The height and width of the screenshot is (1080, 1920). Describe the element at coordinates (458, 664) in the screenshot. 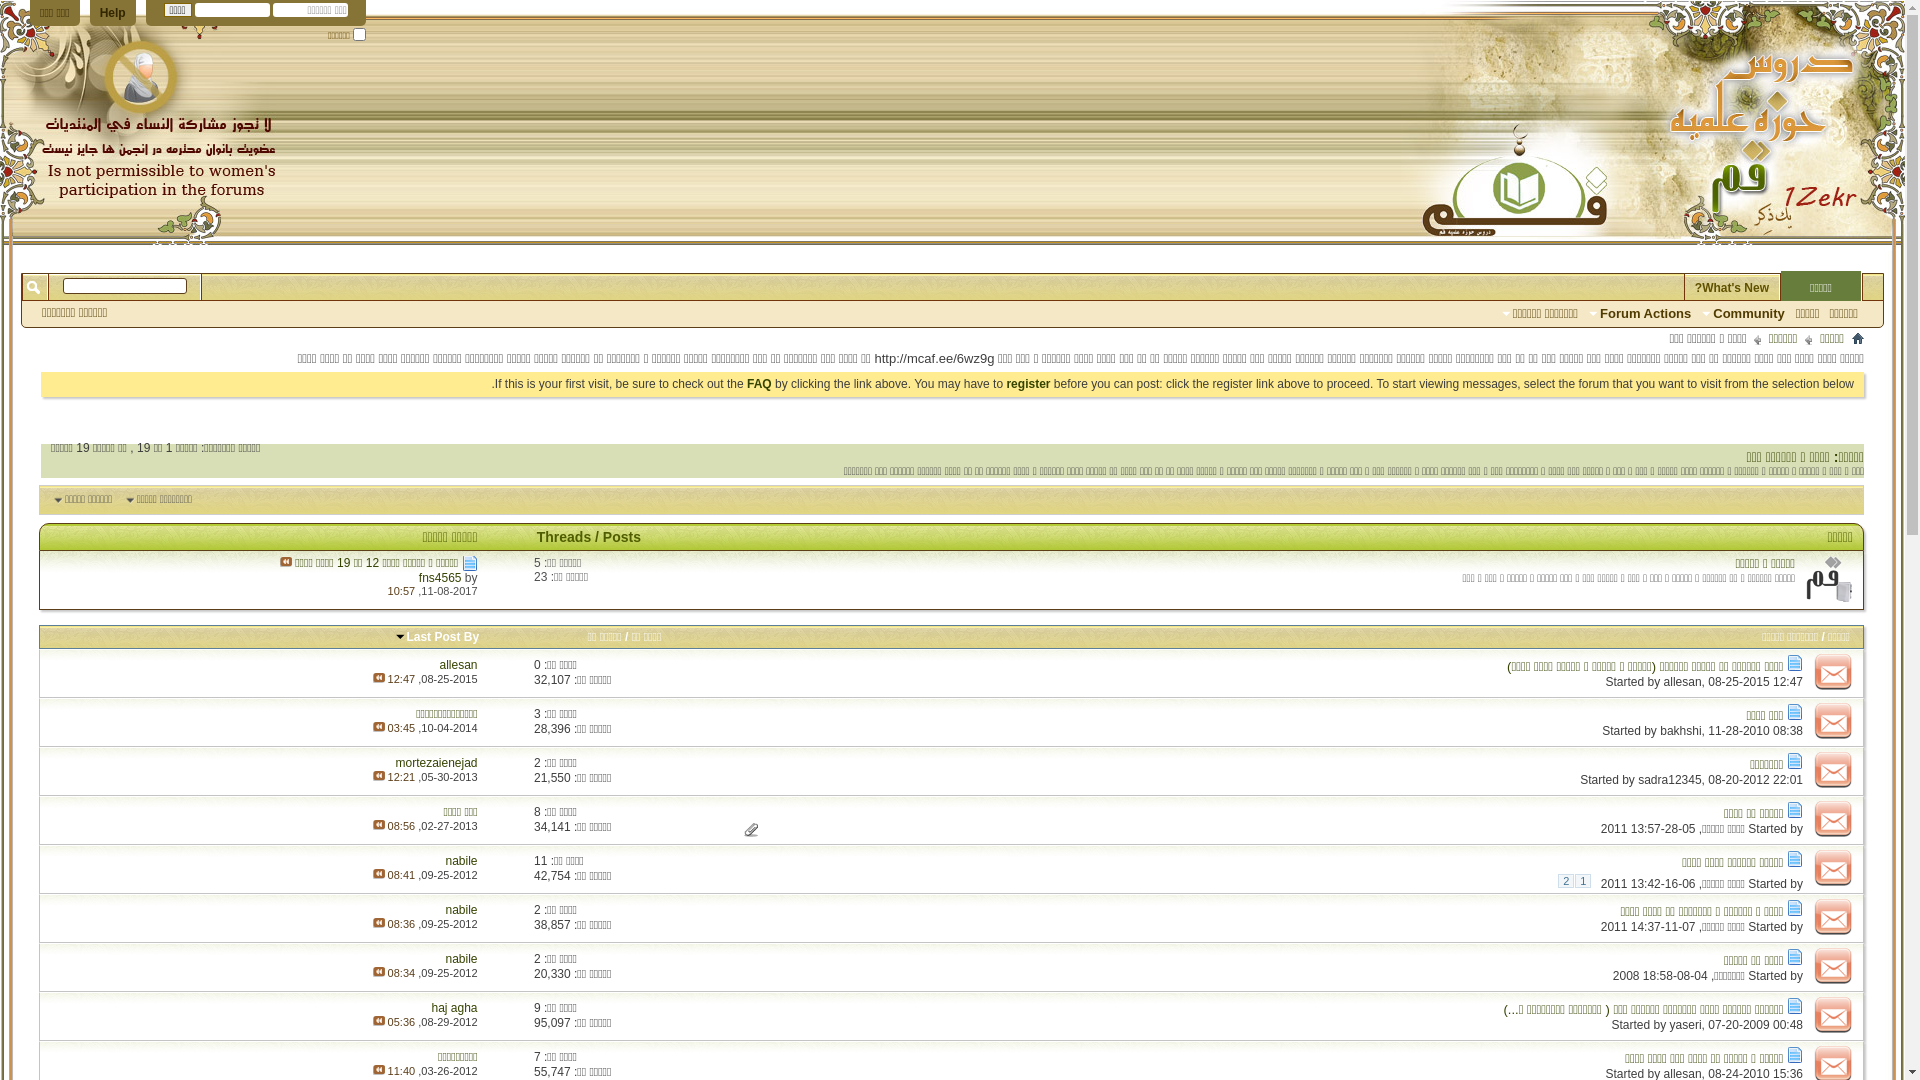

I see `'allesan'` at that location.